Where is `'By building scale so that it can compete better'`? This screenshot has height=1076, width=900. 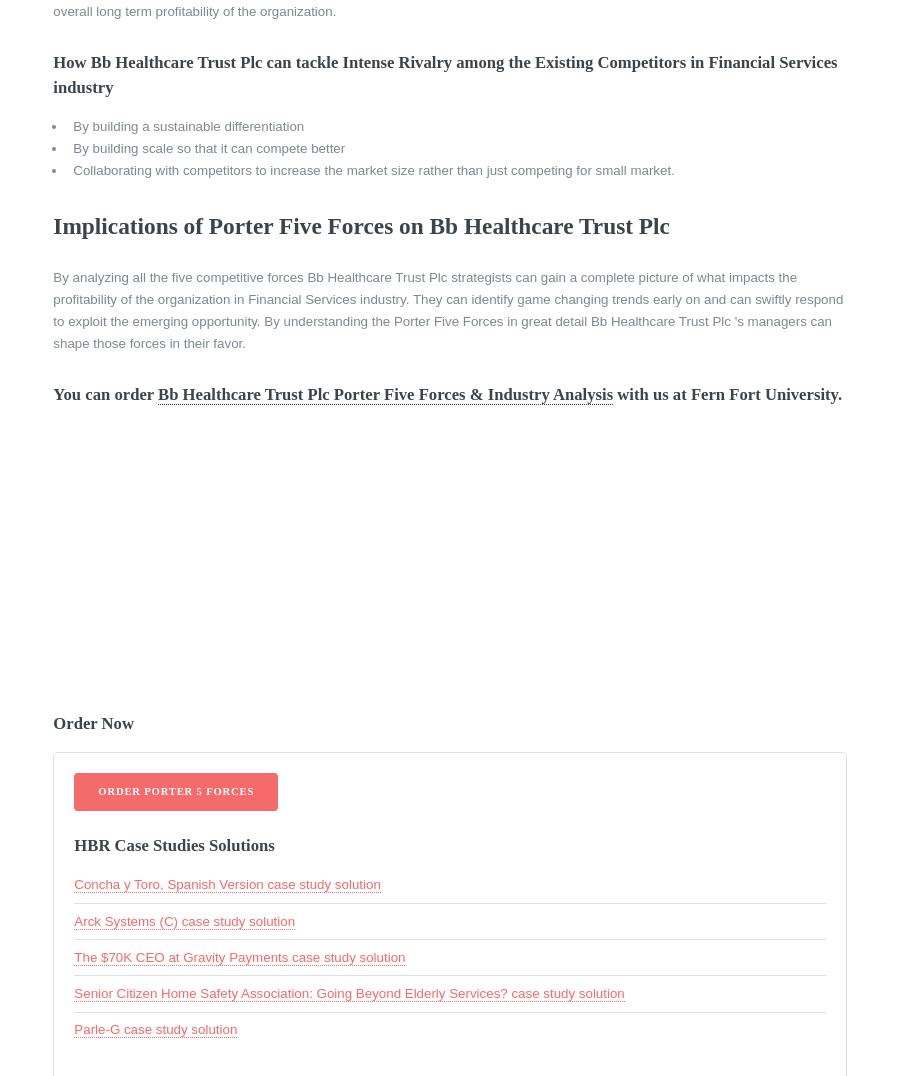 'By building scale so that it can compete better' is located at coordinates (208, 148).